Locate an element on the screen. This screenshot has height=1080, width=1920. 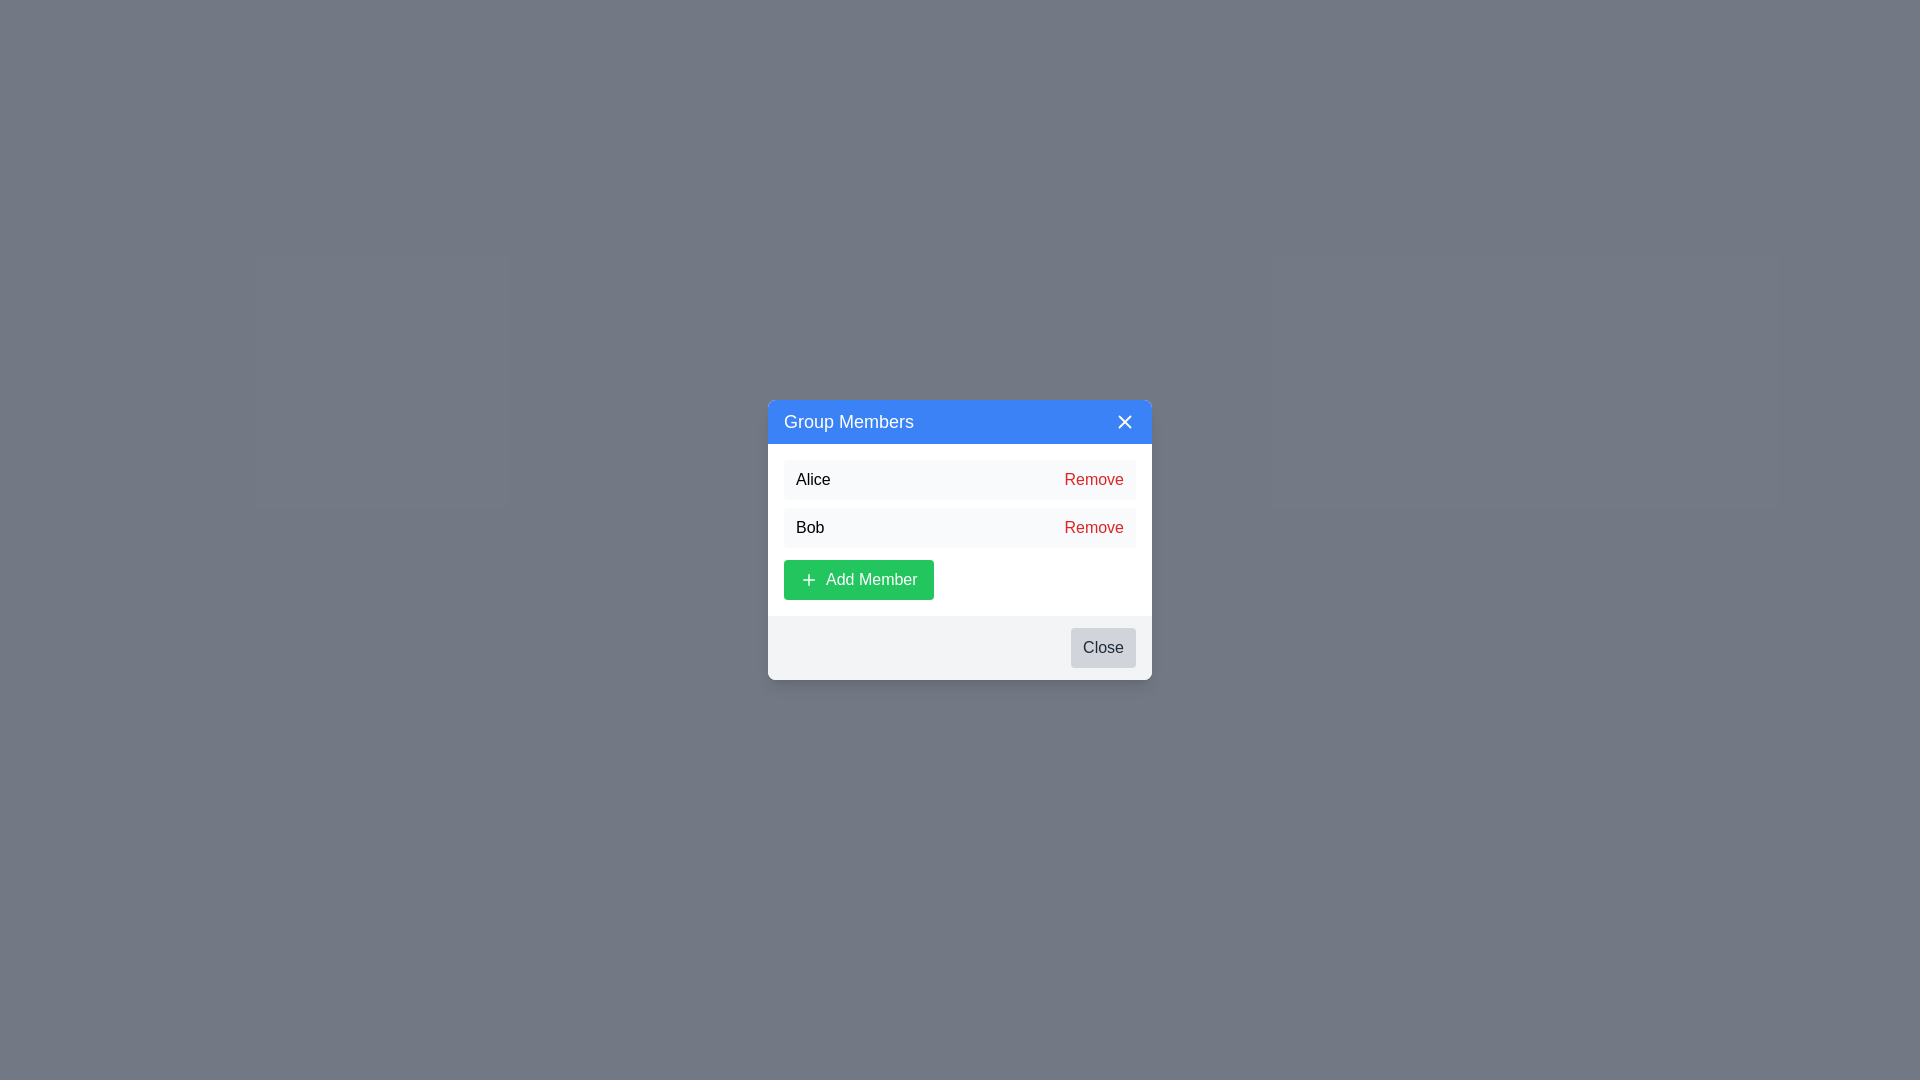
the modal dialog box titled 'Group Members', which contains member names, 'Remove' buttons, an 'Add Member' button, and a 'Close' button is located at coordinates (960, 540).